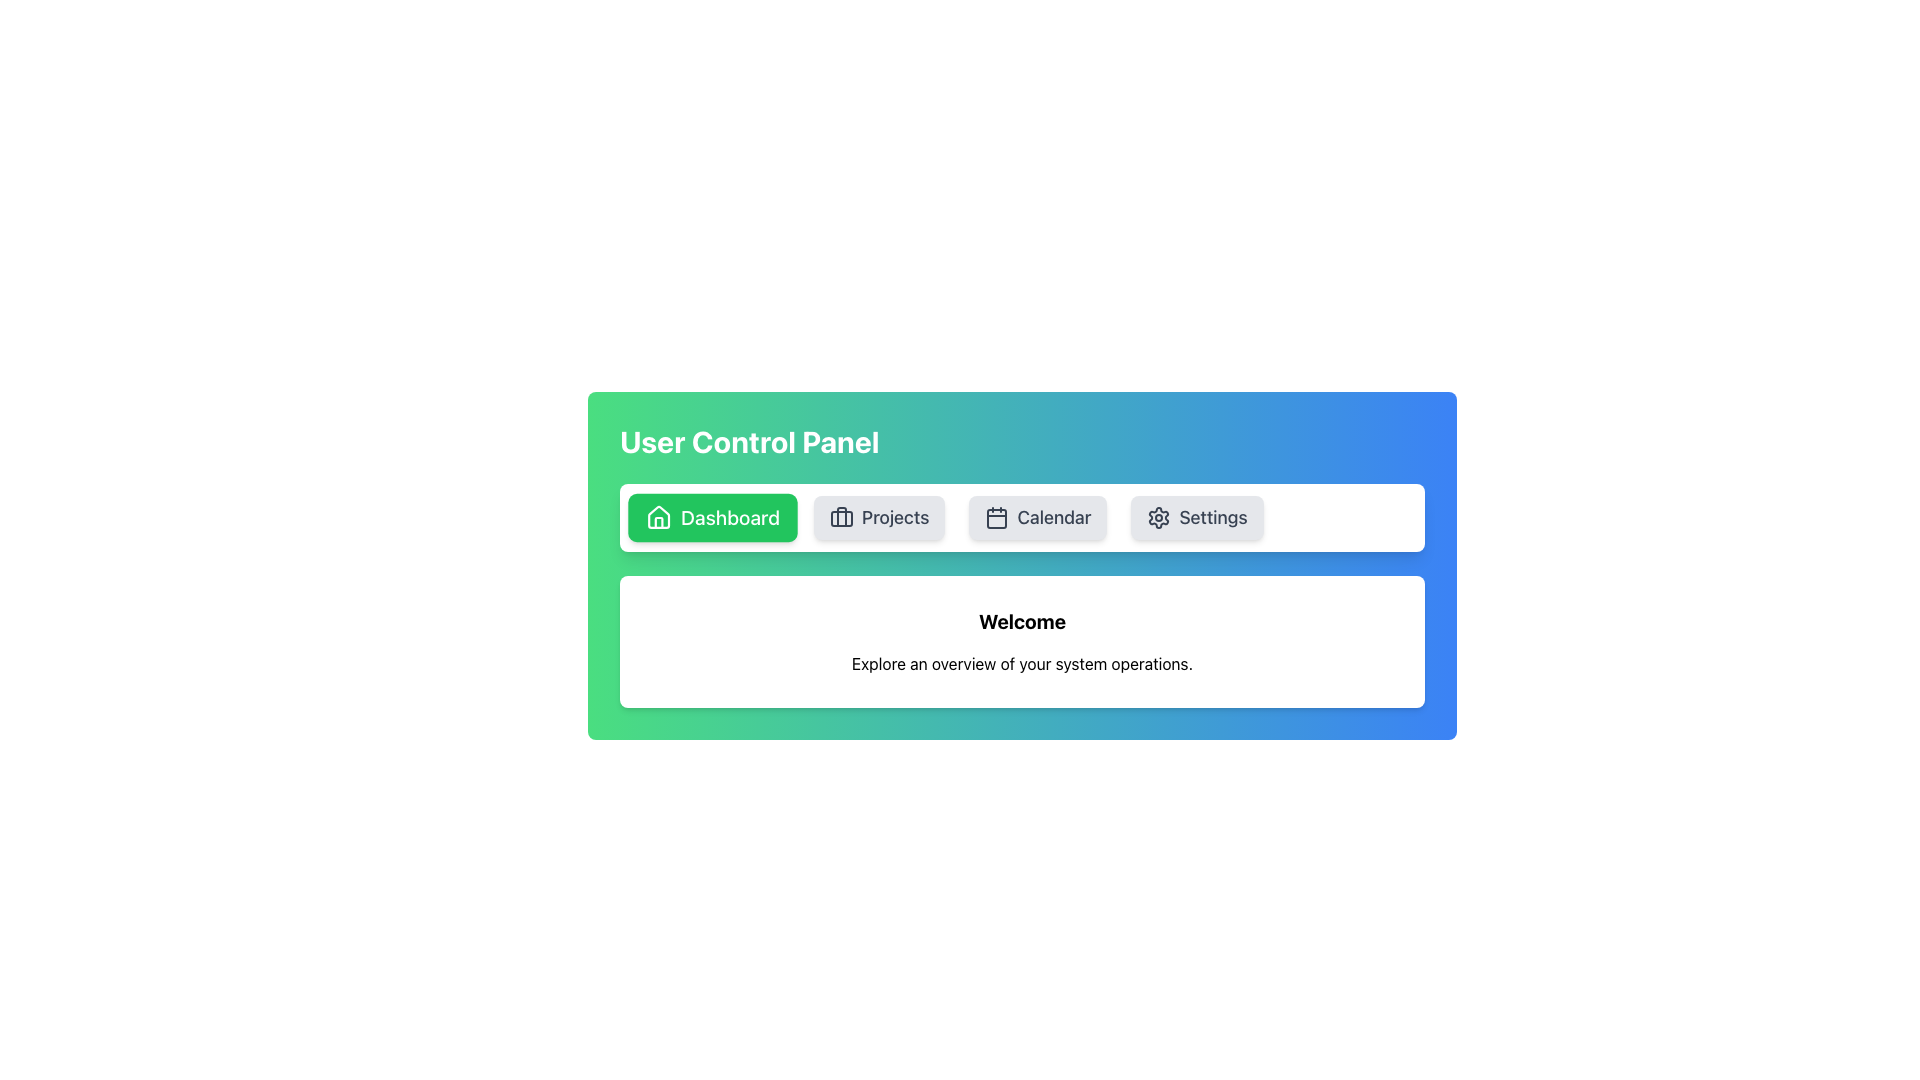 The image size is (1920, 1080). Describe the element at coordinates (1022, 516) in the screenshot. I see `the Navigation bar to visualize the hover effects on the buttons within the navigation panel located between the 'User Control Panel' heading and the 'Welcome' section` at that location.